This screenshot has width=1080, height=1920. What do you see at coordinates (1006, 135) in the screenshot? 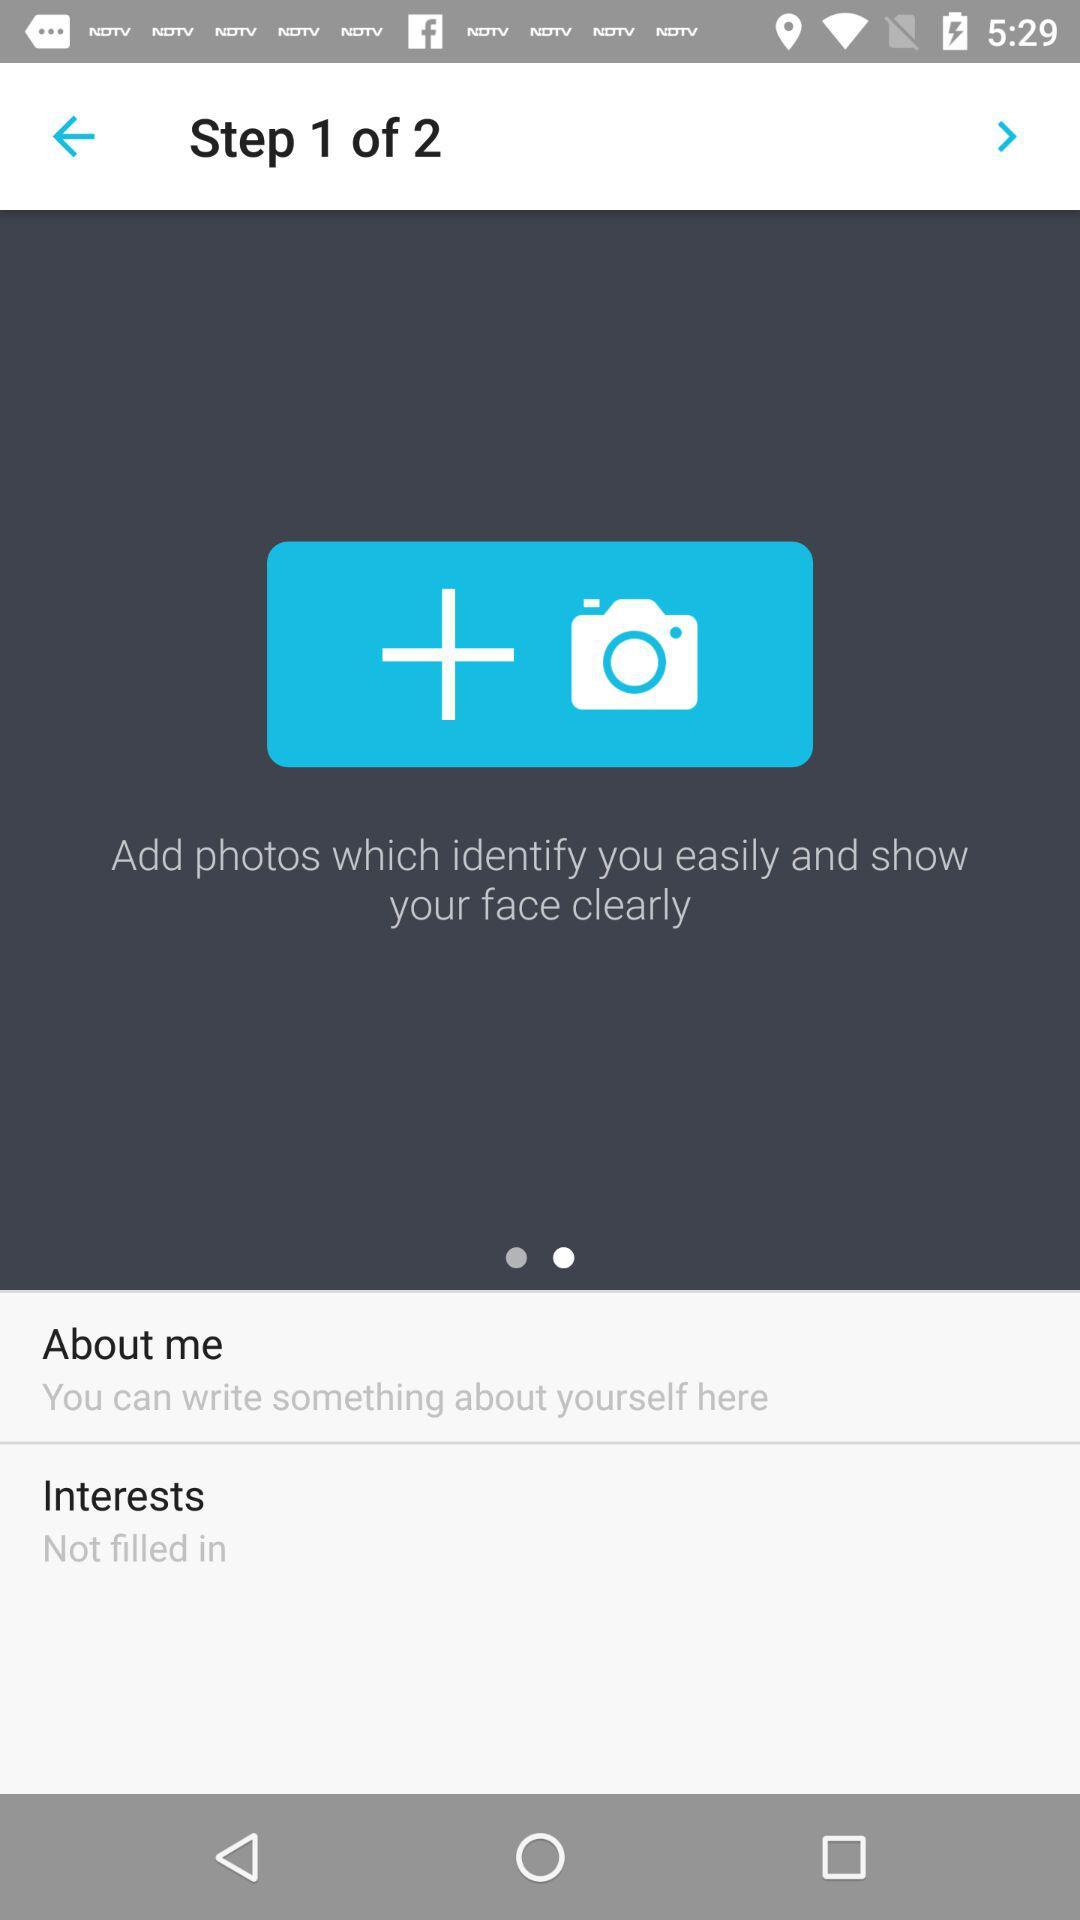
I see `the icon above the add photos which icon` at bounding box center [1006, 135].